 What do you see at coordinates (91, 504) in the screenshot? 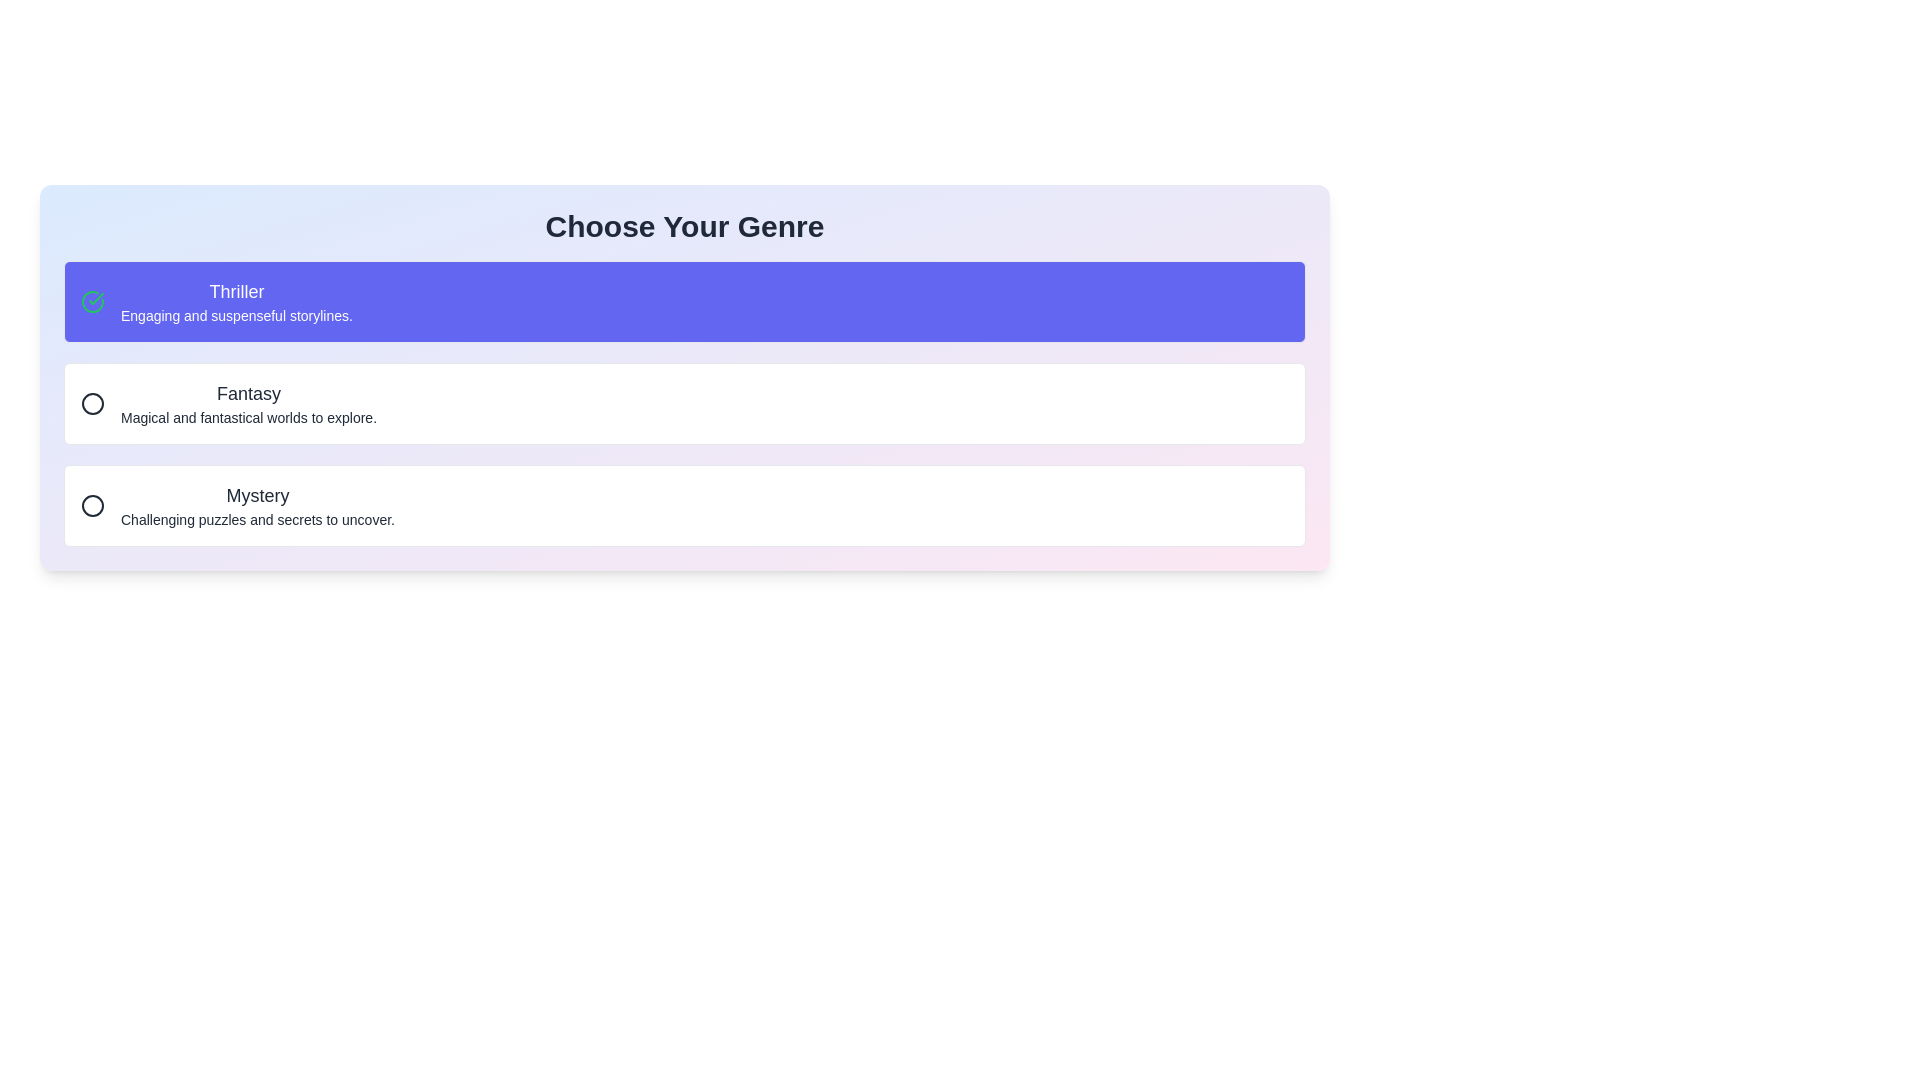
I see `the visual indicator icon located to the left of the text 'Mystery' in the 'Choose Your Genre' interface` at bounding box center [91, 504].